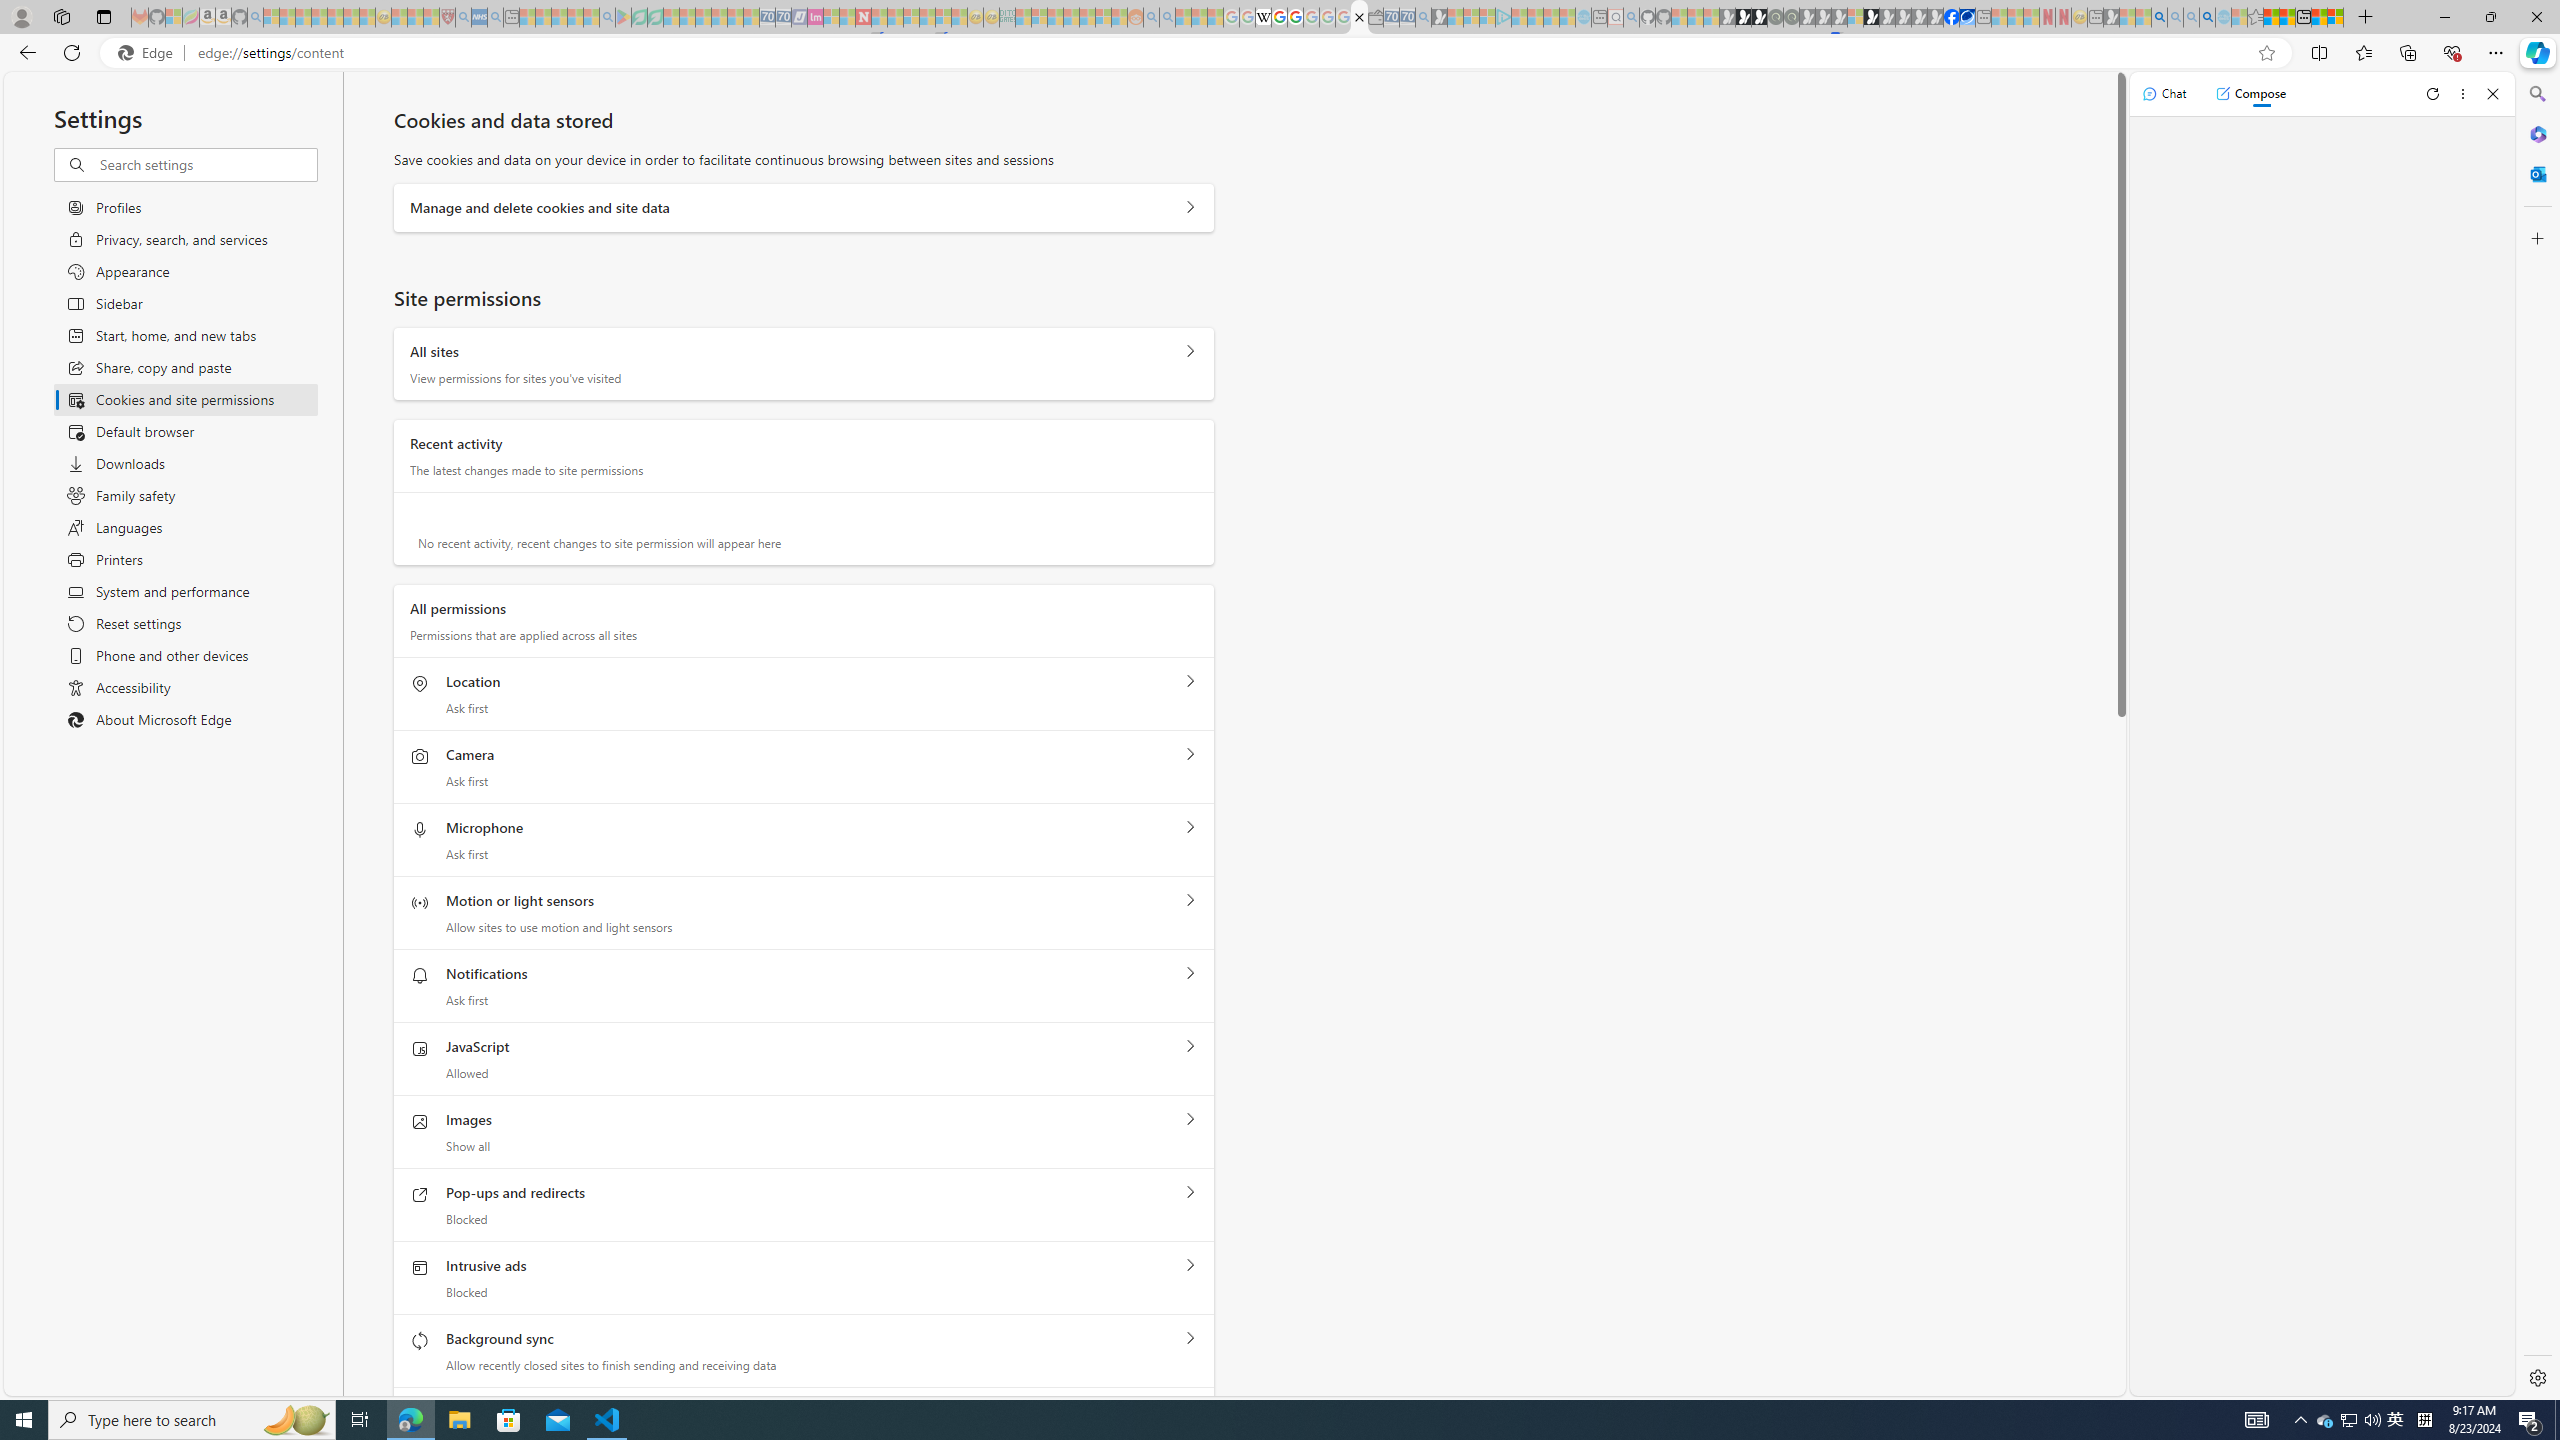 This screenshot has height=1440, width=2560. What do you see at coordinates (2159, 16) in the screenshot?
I see `'Bing AI - Search'` at bounding box center [2159, 16].